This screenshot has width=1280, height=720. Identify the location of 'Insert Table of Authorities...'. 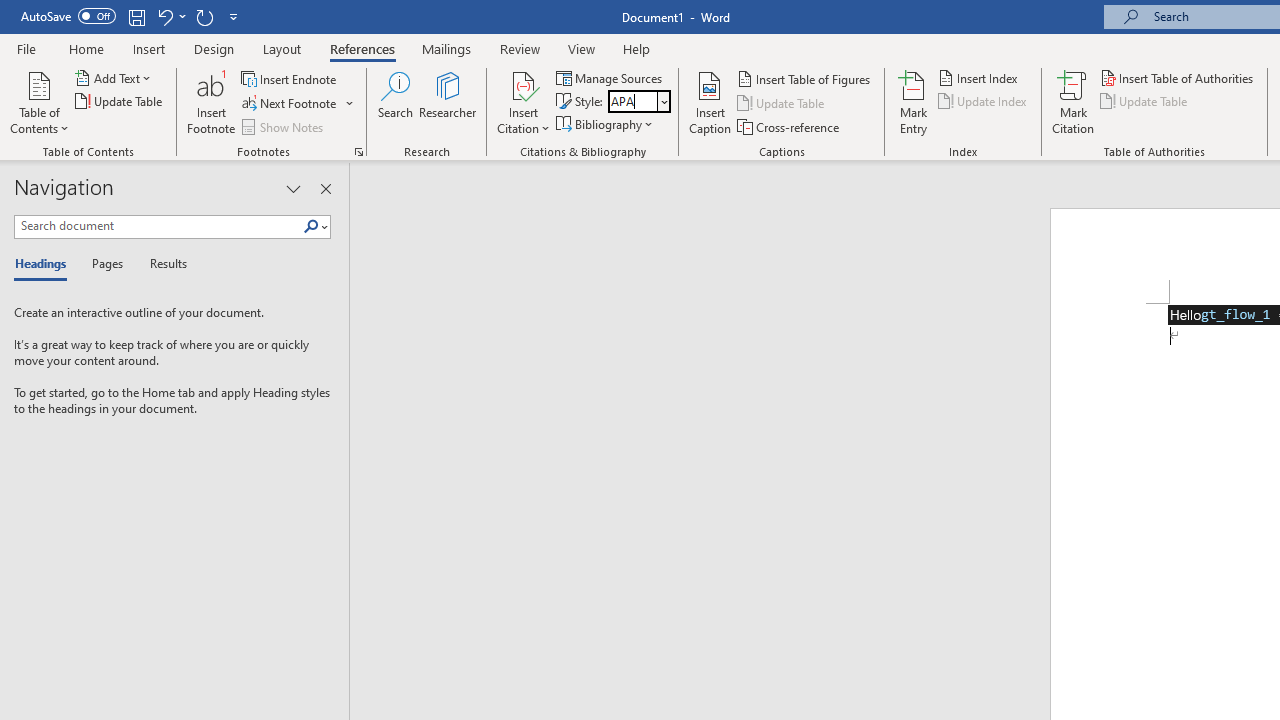
(1178, 77).